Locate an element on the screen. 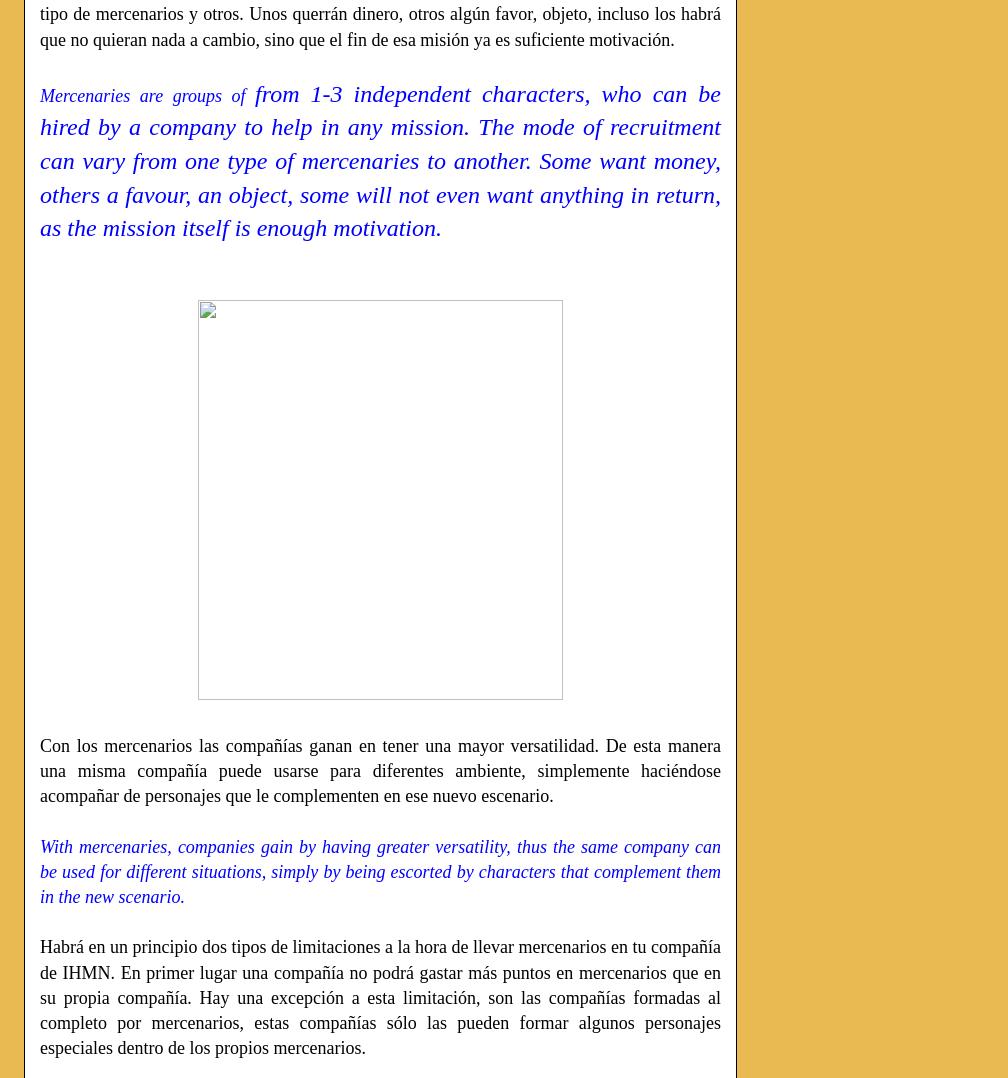 Image resolution: width=1008 pixels, height=1078 pixels. 'not' is located at coordinates (416, 194).